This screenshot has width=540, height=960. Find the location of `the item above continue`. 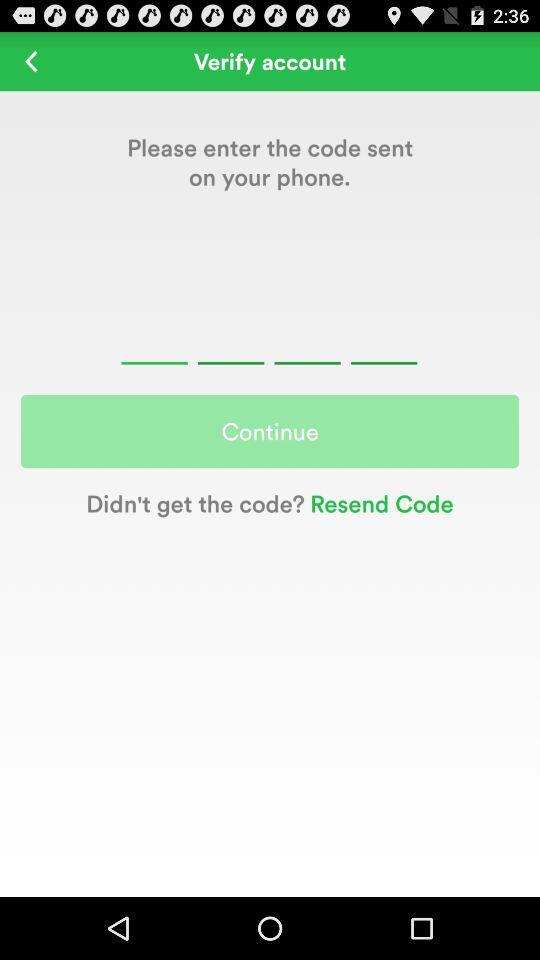

the item above continue is located at coordinates (269, 339).